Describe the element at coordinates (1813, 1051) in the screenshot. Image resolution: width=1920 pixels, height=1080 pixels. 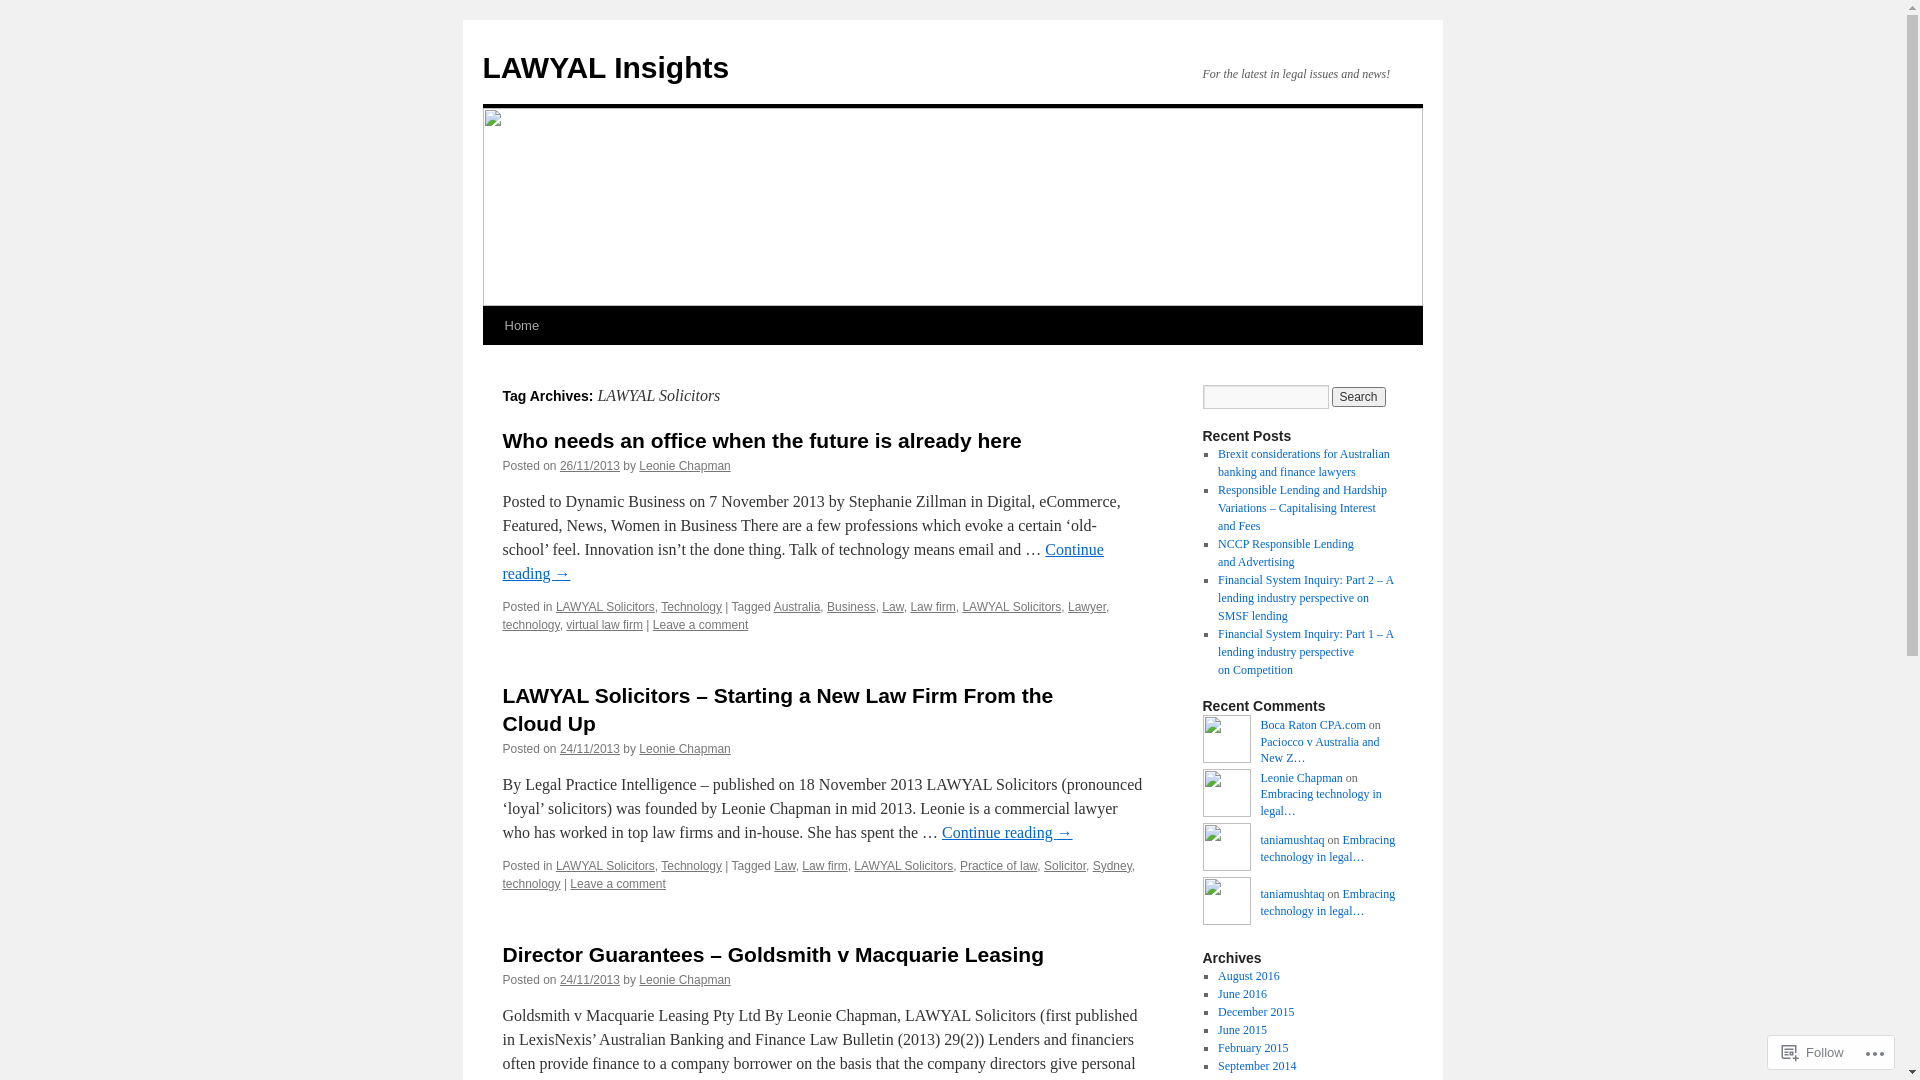
I see `'Follow'` at that location.